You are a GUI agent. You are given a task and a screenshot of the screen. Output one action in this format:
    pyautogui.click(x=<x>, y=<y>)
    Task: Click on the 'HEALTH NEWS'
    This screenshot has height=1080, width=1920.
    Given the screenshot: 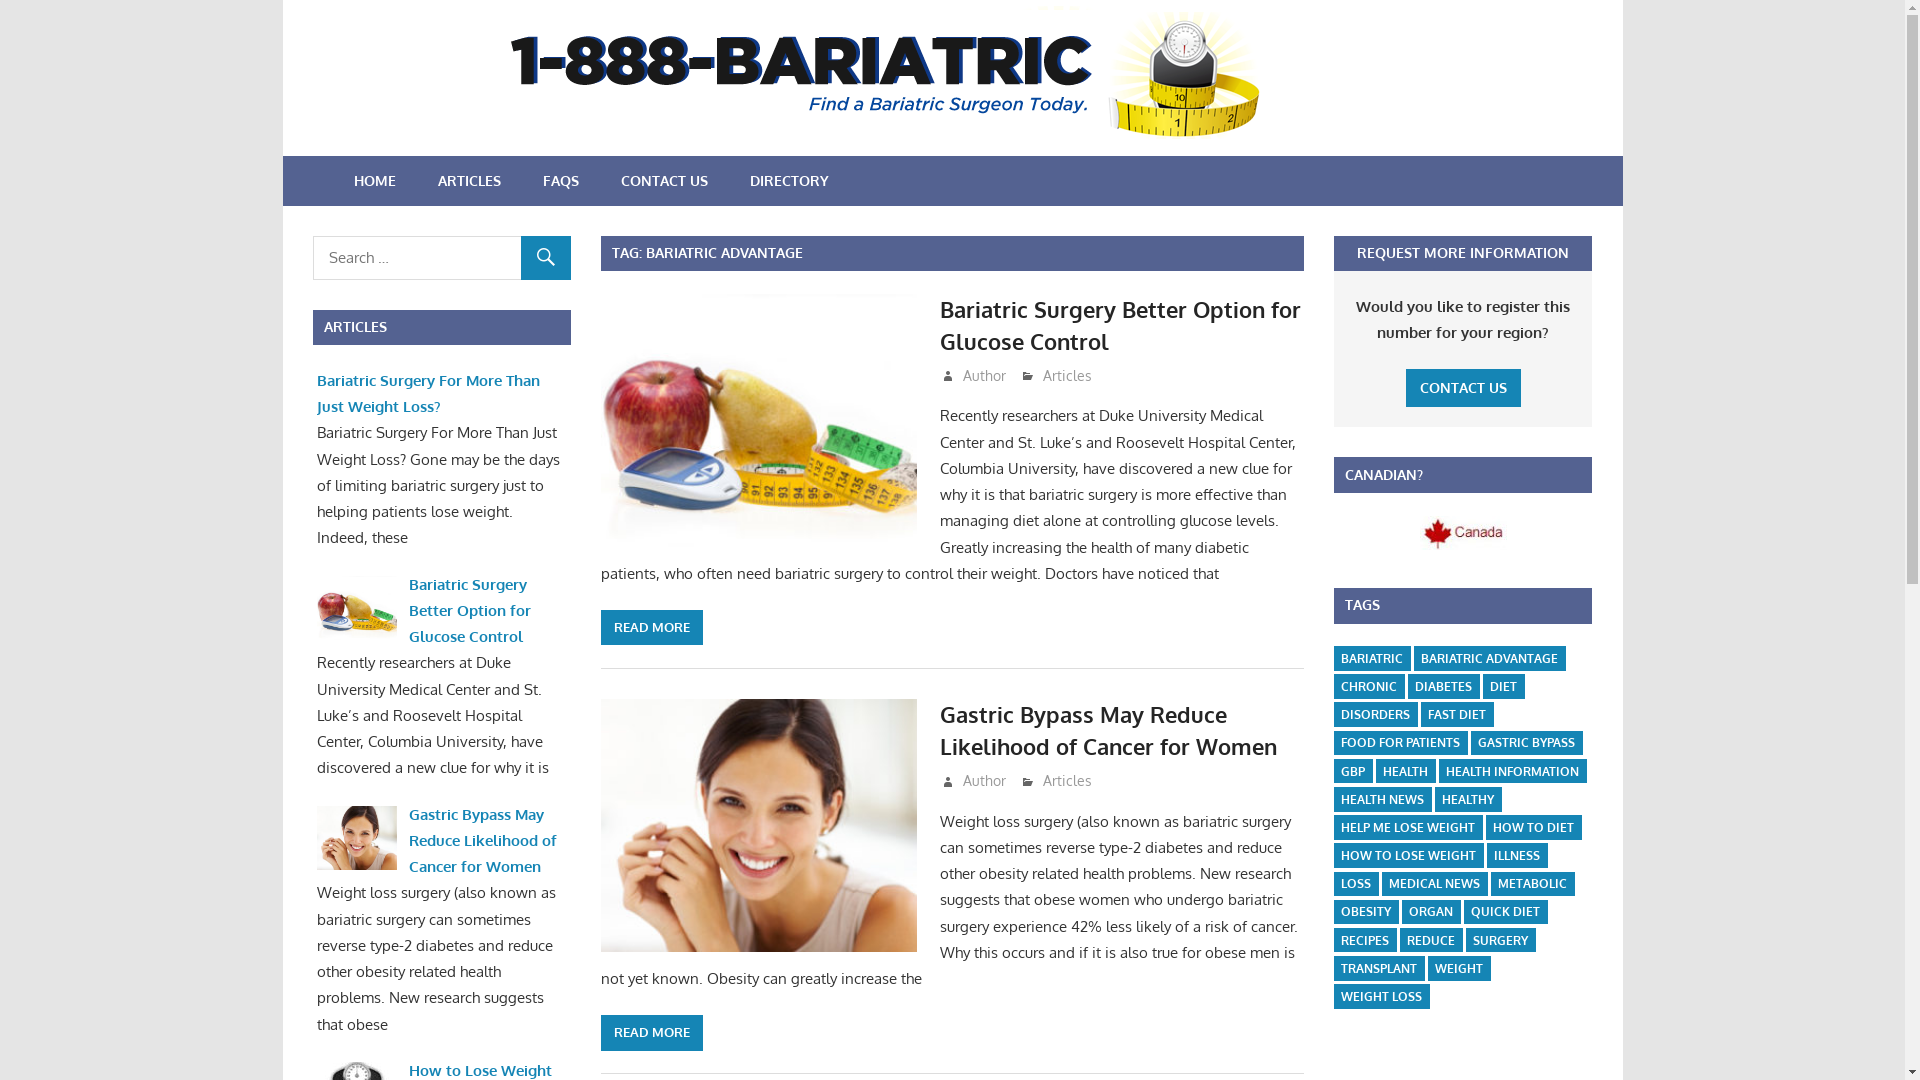 What is the action you would take?
    pyautogui.click(x=1381, y=798)
    